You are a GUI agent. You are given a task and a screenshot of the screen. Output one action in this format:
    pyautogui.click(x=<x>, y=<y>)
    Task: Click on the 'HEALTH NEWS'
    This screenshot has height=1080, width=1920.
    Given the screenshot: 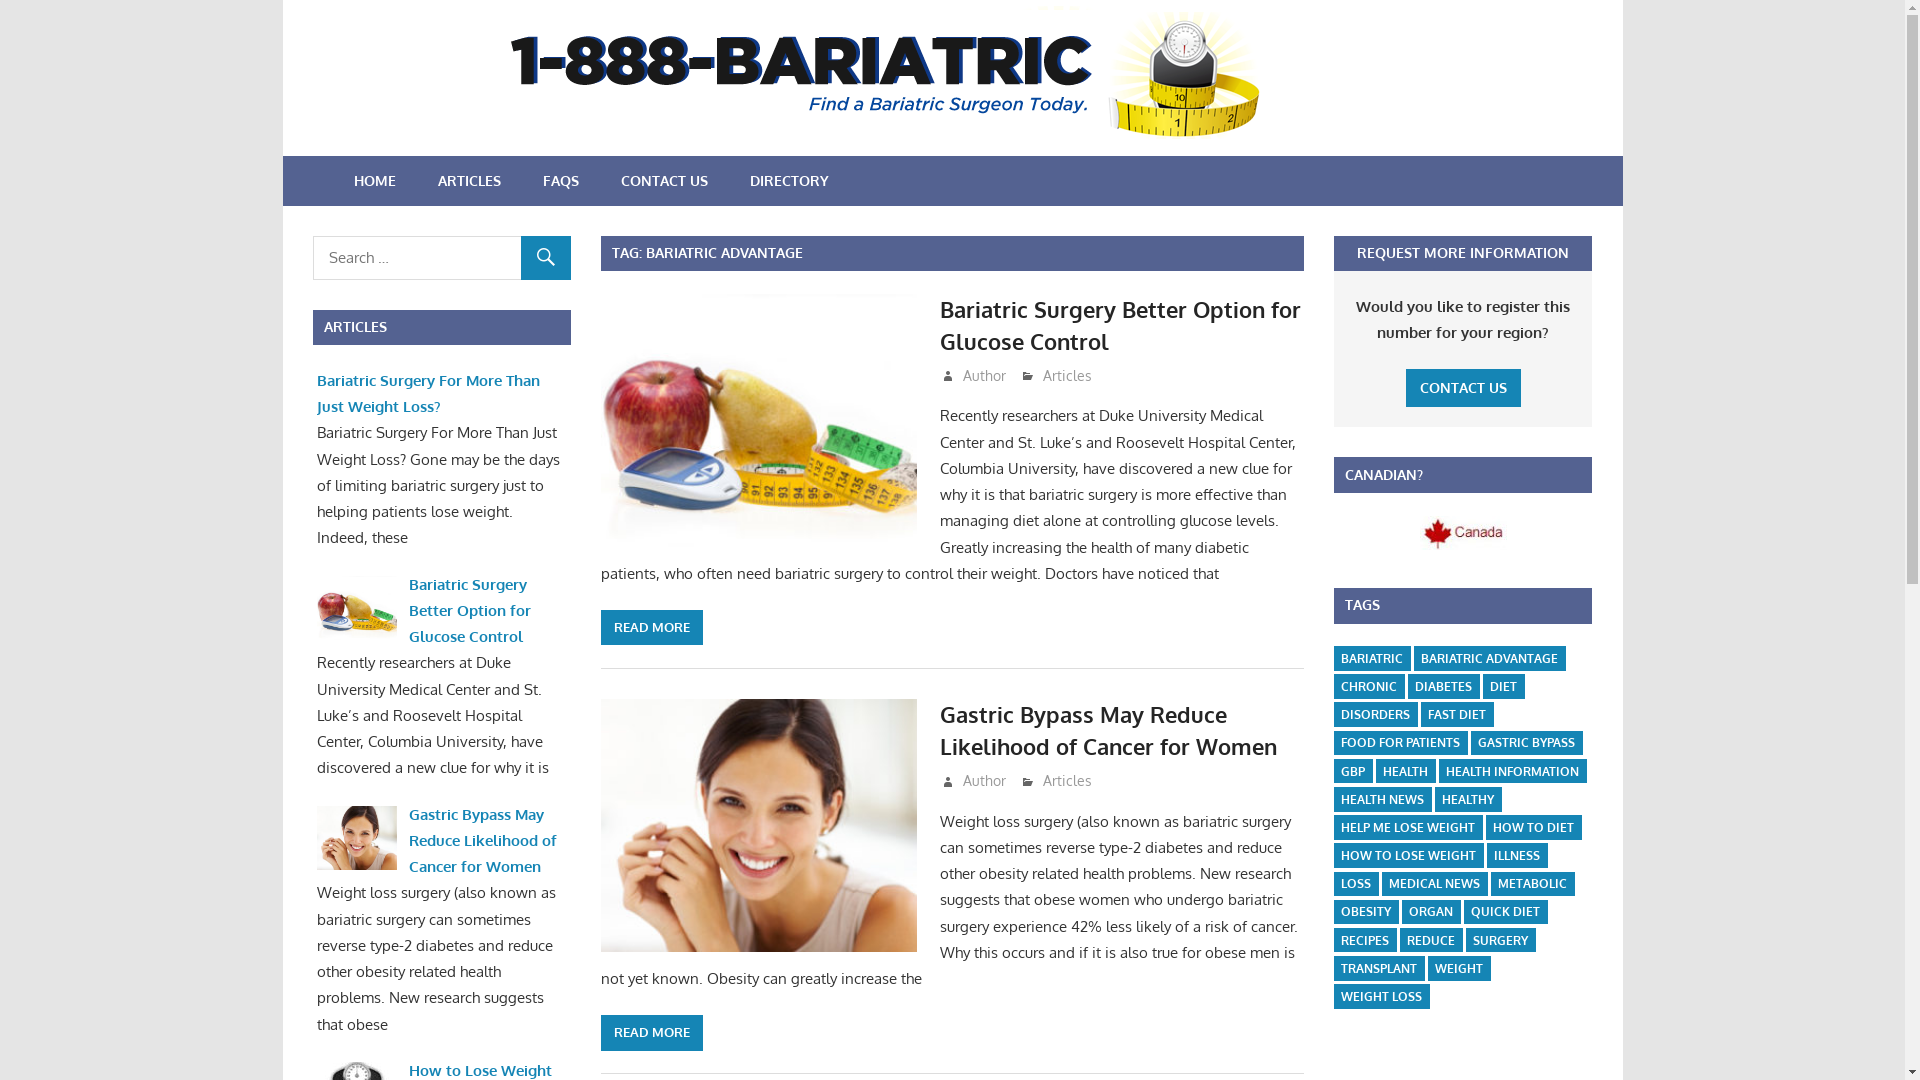 What is the action you would take?
    pyautogui.click(x=1381, y=798)
    